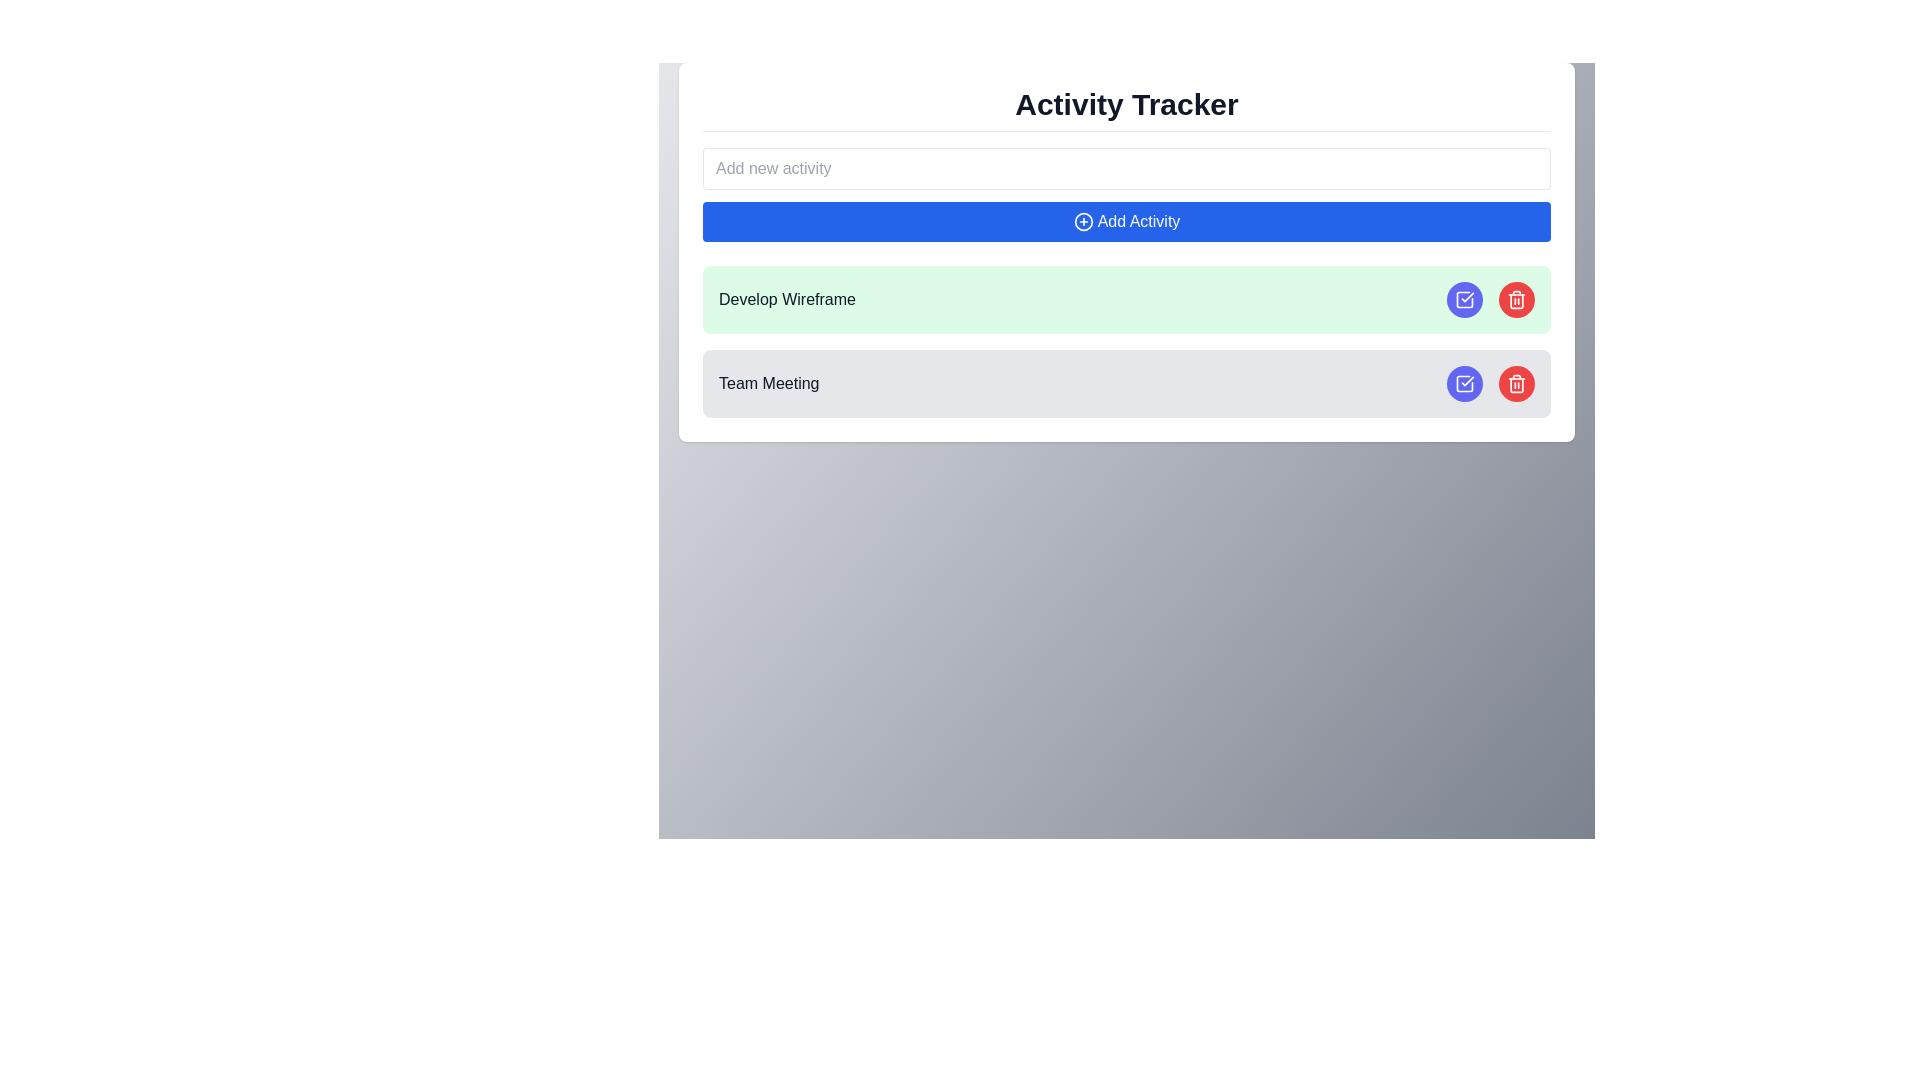  I want to click on the delete button located to the right of the 'Team Meeting' row, so click(1516, 384).